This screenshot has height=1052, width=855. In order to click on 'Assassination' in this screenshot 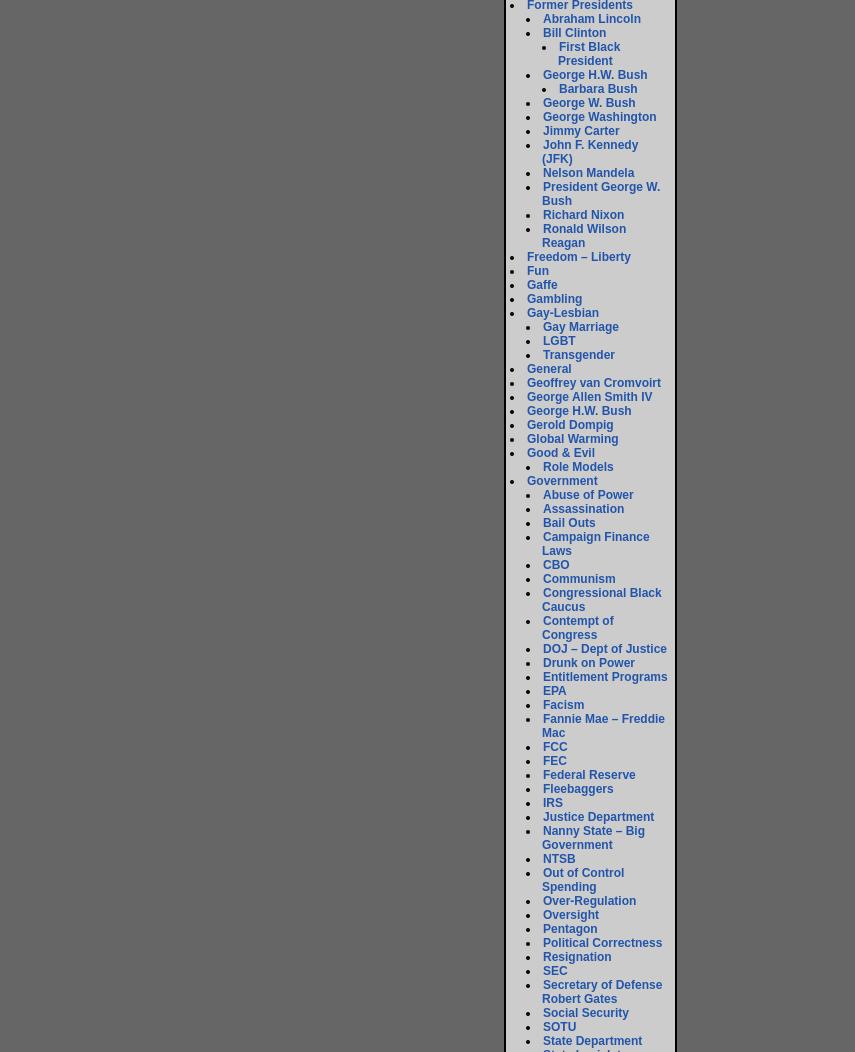, I will do `click(582, 507)`.